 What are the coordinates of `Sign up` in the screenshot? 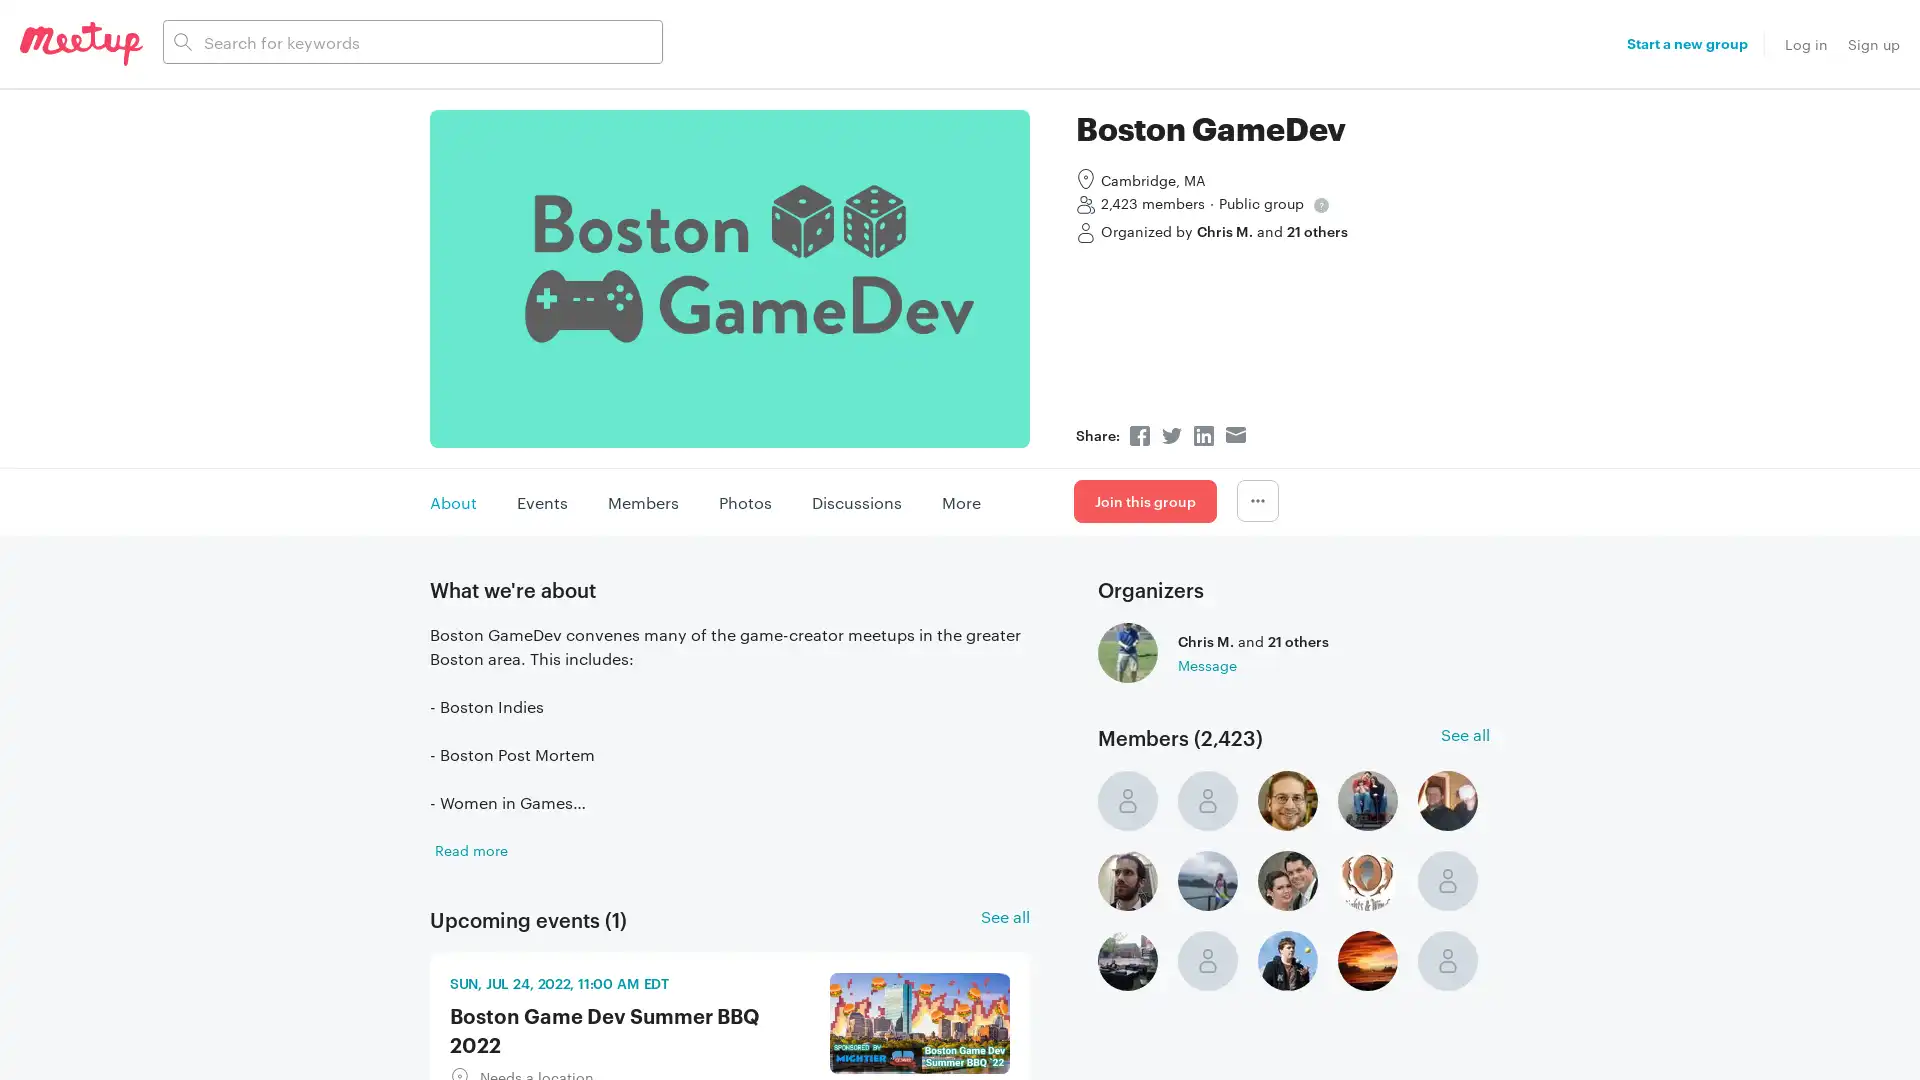 It's located at (1872, 43).